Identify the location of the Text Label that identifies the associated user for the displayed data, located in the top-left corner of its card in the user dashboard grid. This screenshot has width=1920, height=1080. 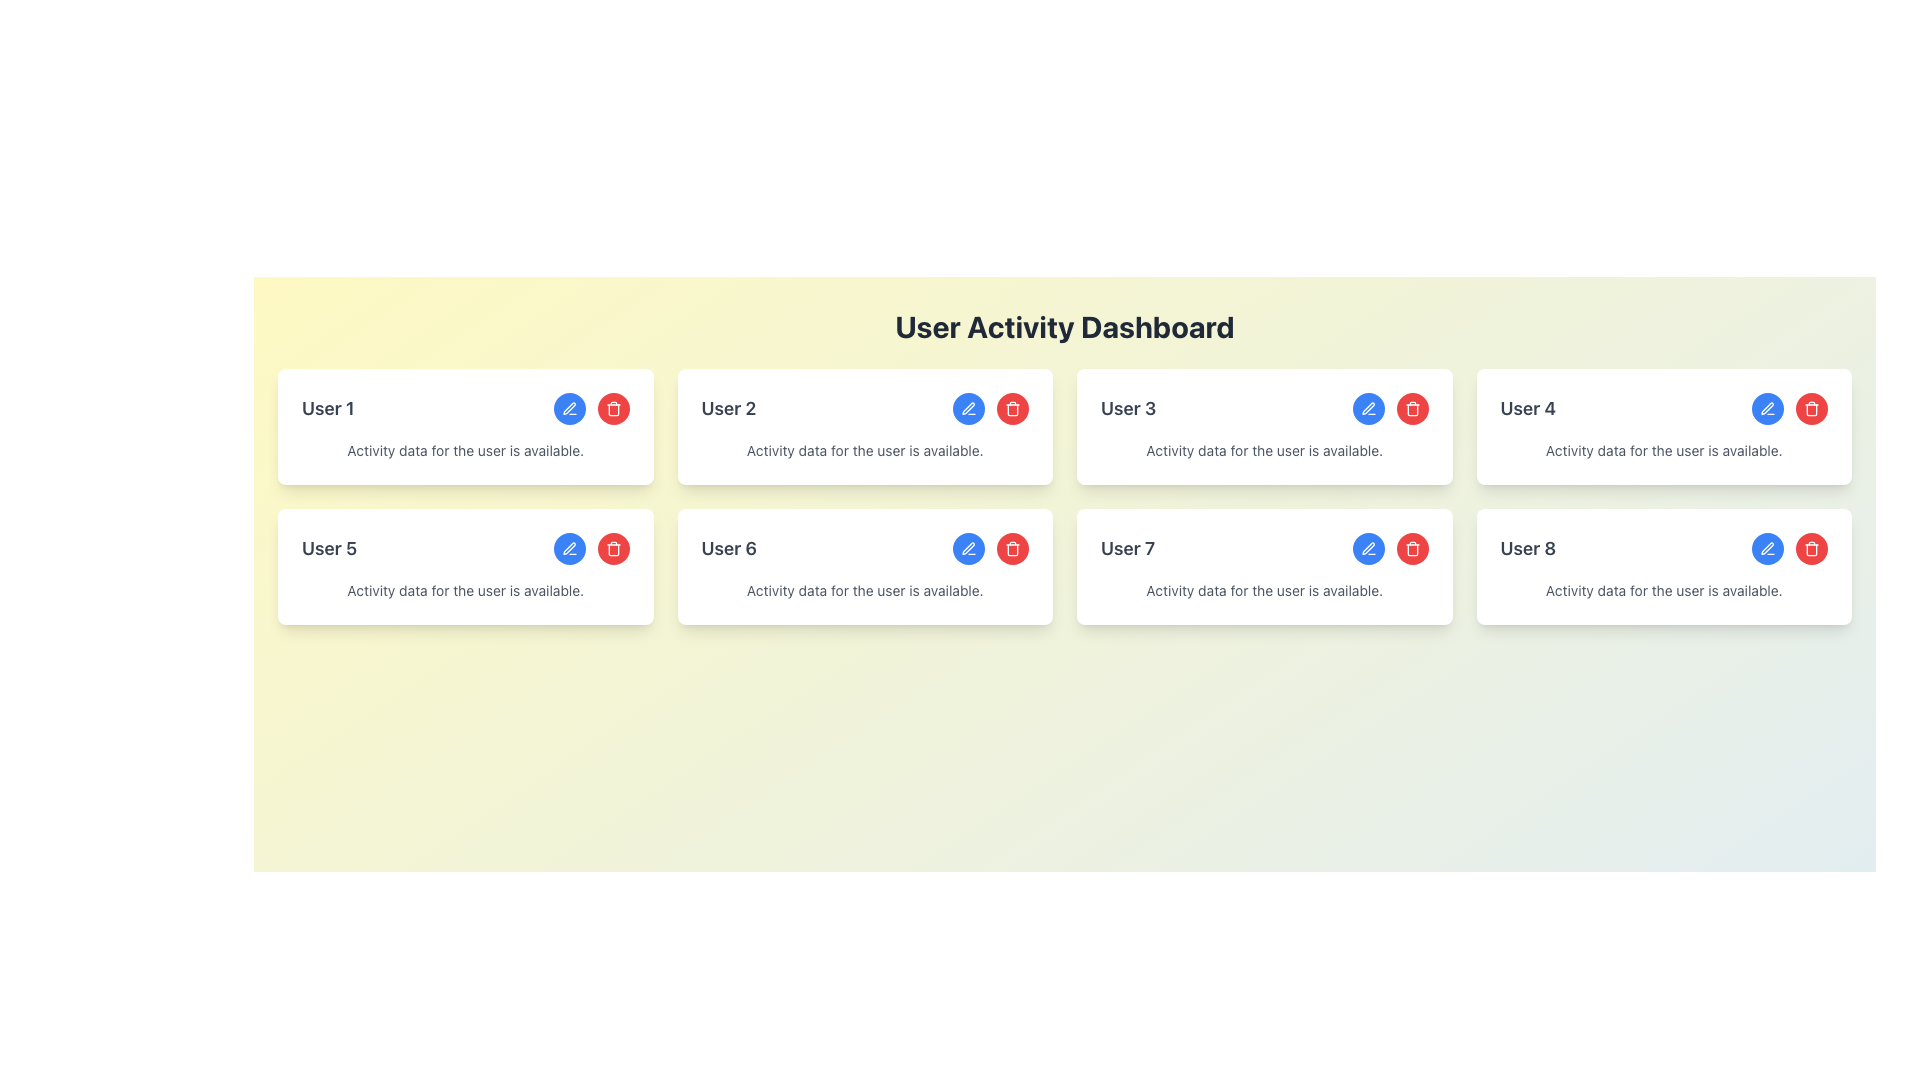
(1128, 548).